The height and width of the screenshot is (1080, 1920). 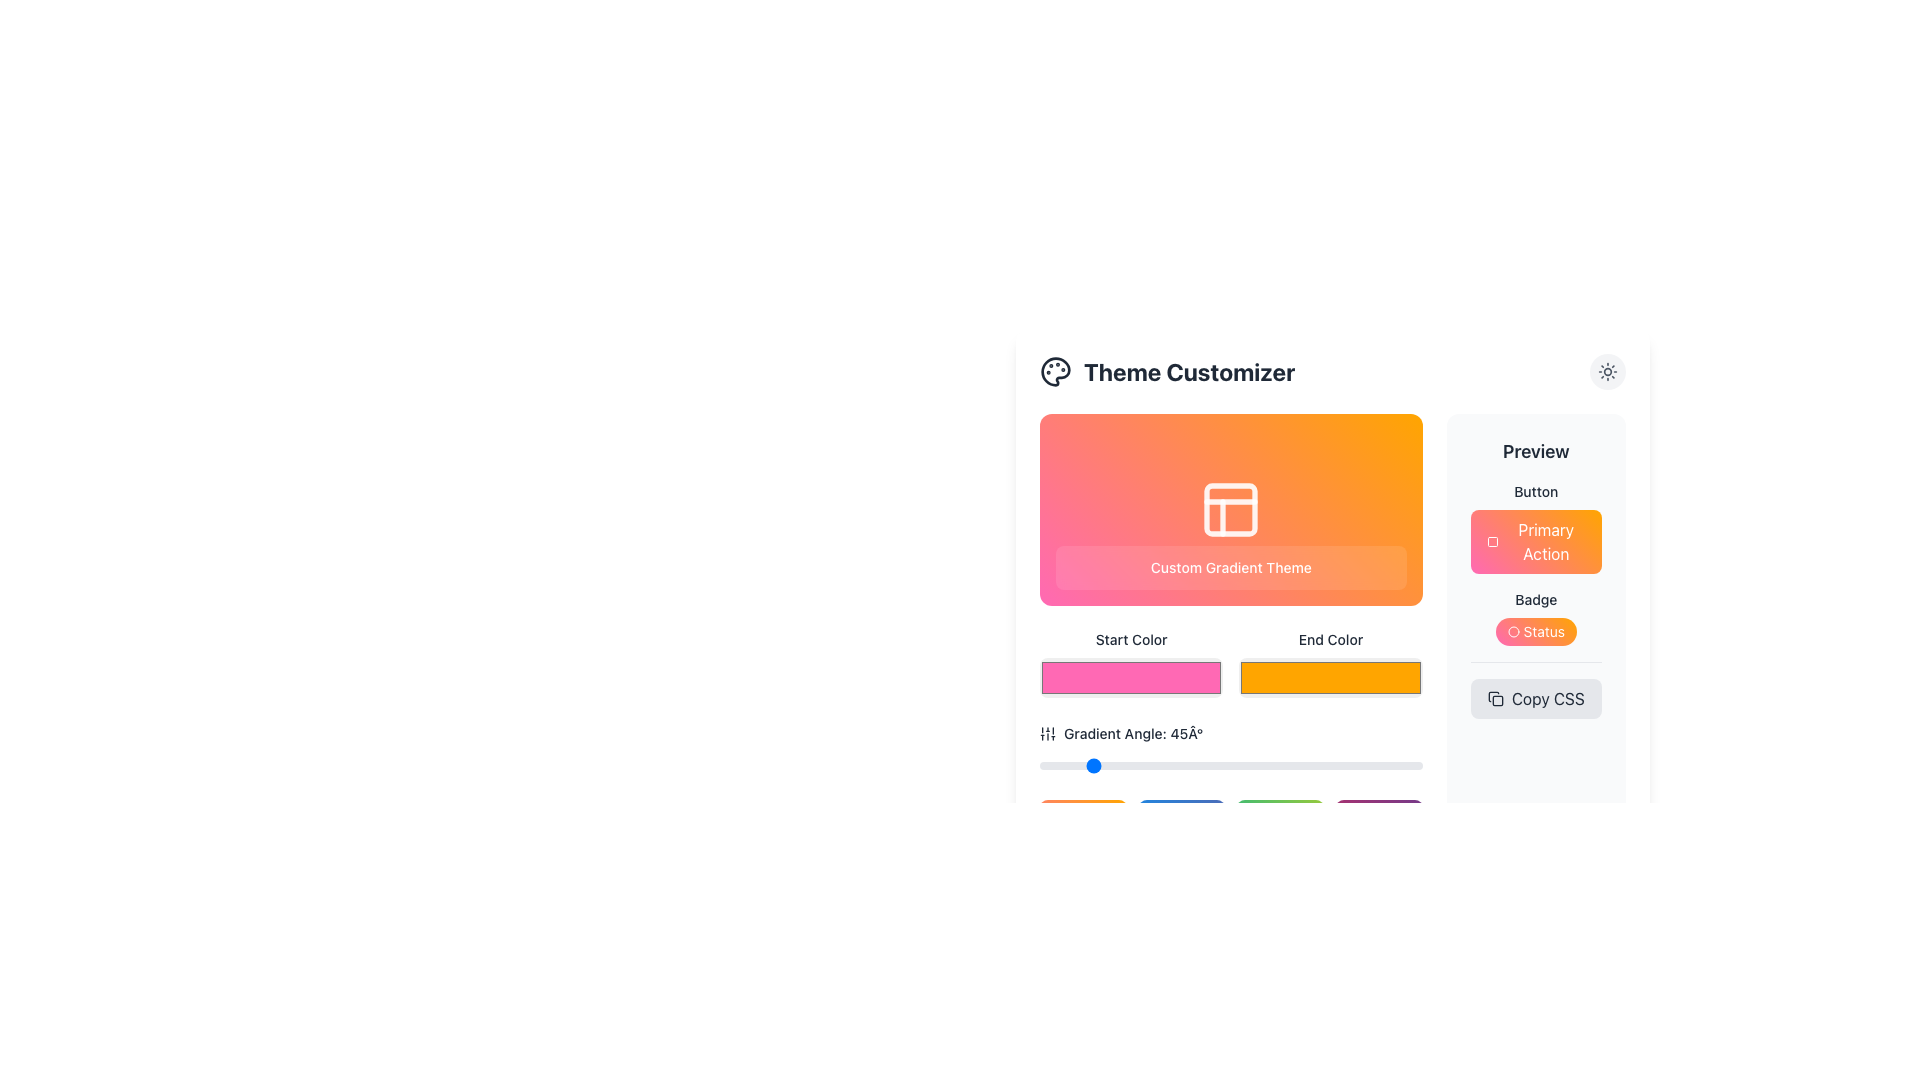 I want to click on the 'Copy CSS' button which contains the grey-colored icon with a copy symbol, located directly to the left of the 'Copy CSS' text, so click(x=1495, y=697).